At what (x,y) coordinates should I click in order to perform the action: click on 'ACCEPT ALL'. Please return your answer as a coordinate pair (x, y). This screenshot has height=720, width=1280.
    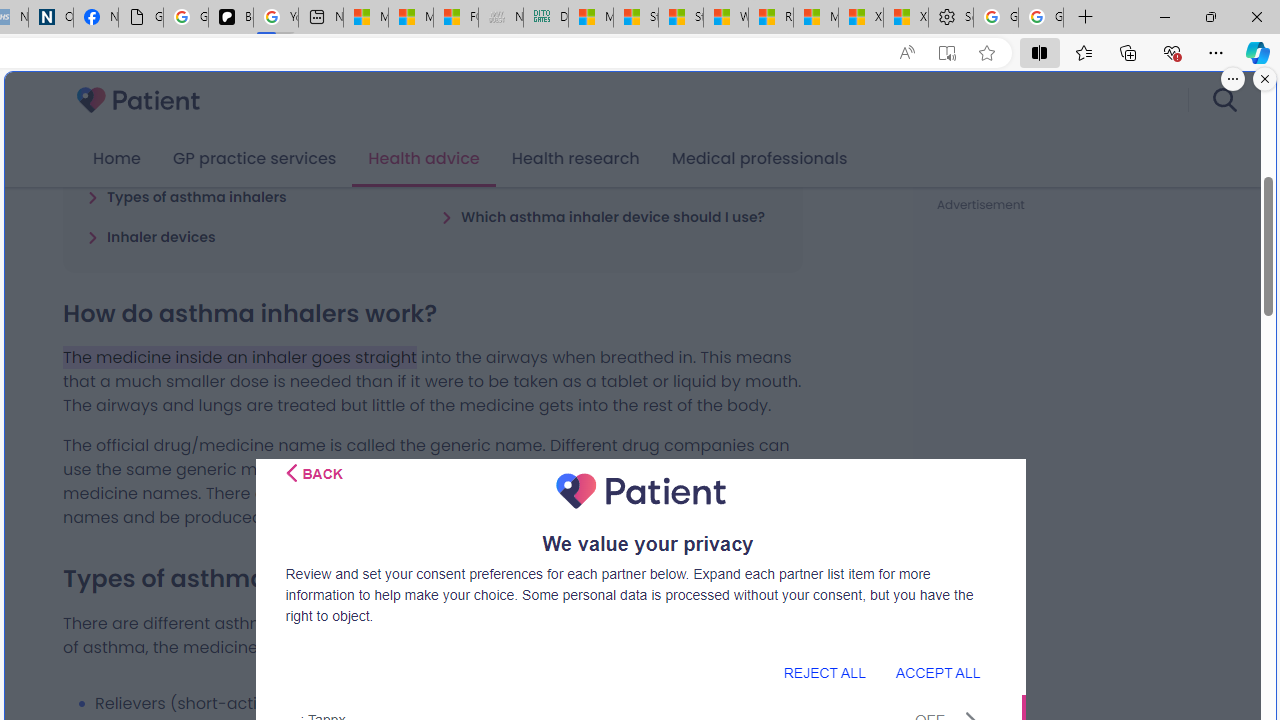
    Looking at the image, I should click on (936, 672).